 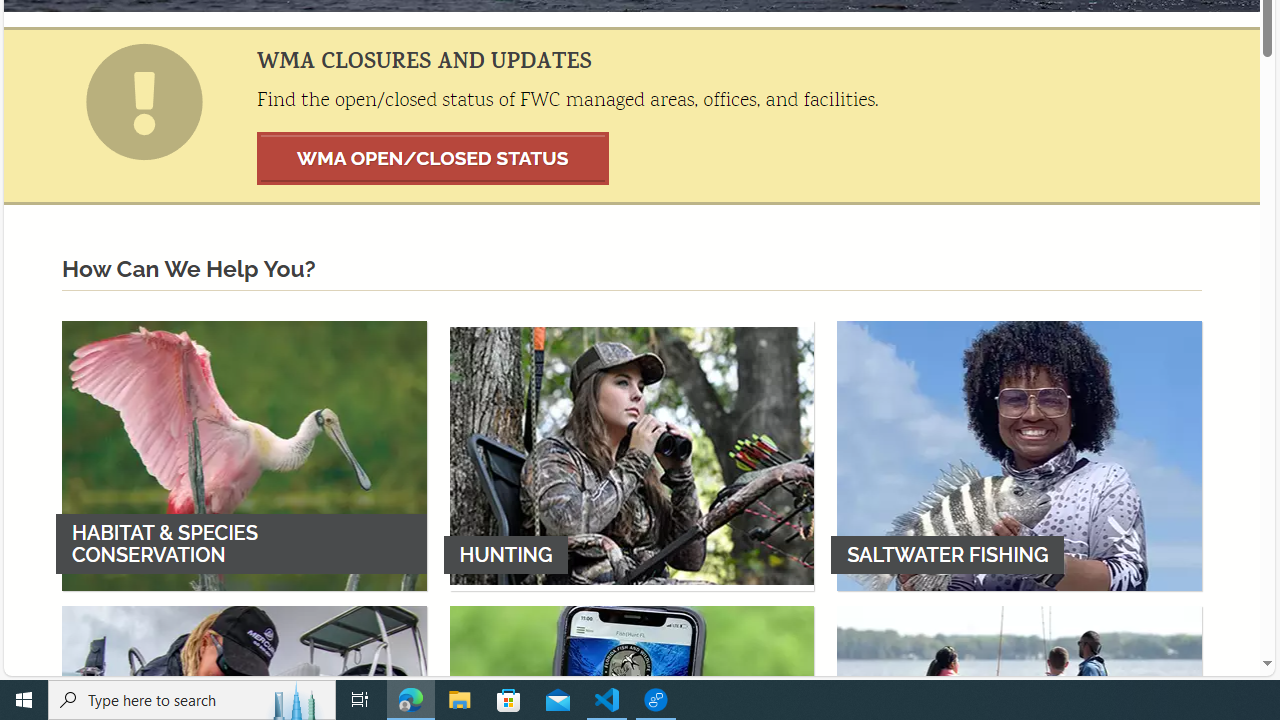 I want to click on 'WMA OPEN/CLOSED STATUS', so click(x=432, y=157).